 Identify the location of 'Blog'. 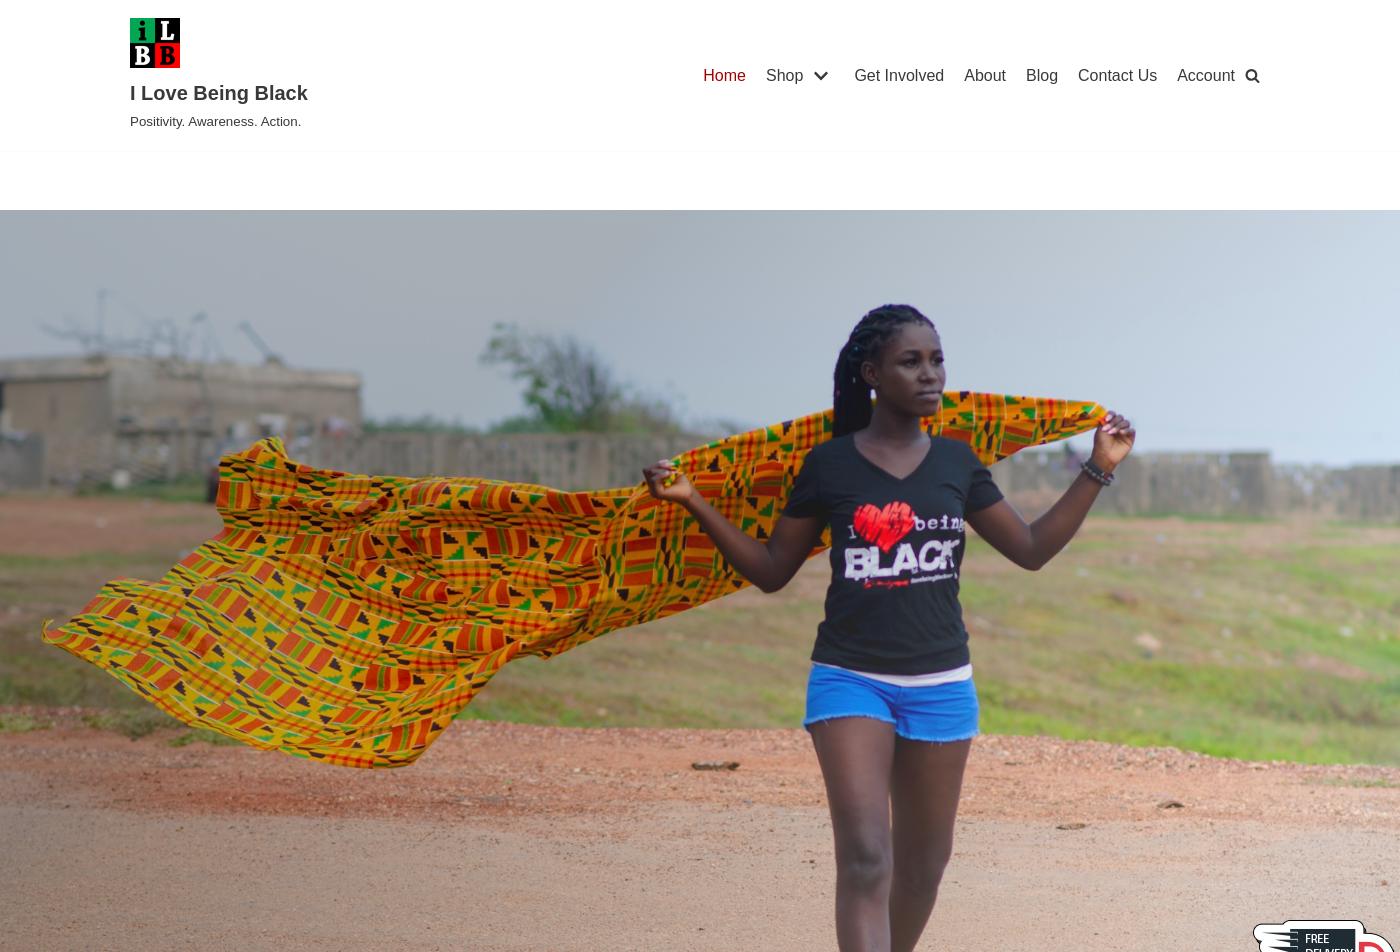
(1042, 74).